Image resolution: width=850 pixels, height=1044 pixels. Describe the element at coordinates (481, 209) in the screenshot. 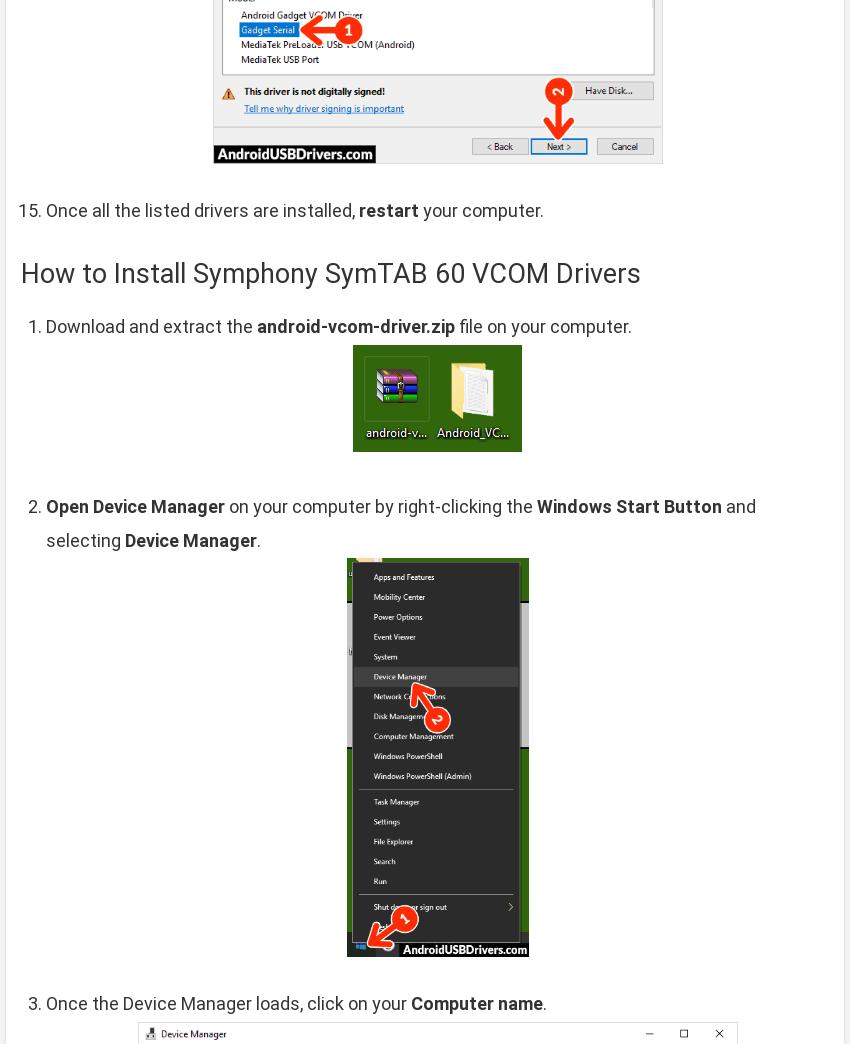

I see `'your computer.'` at that location.